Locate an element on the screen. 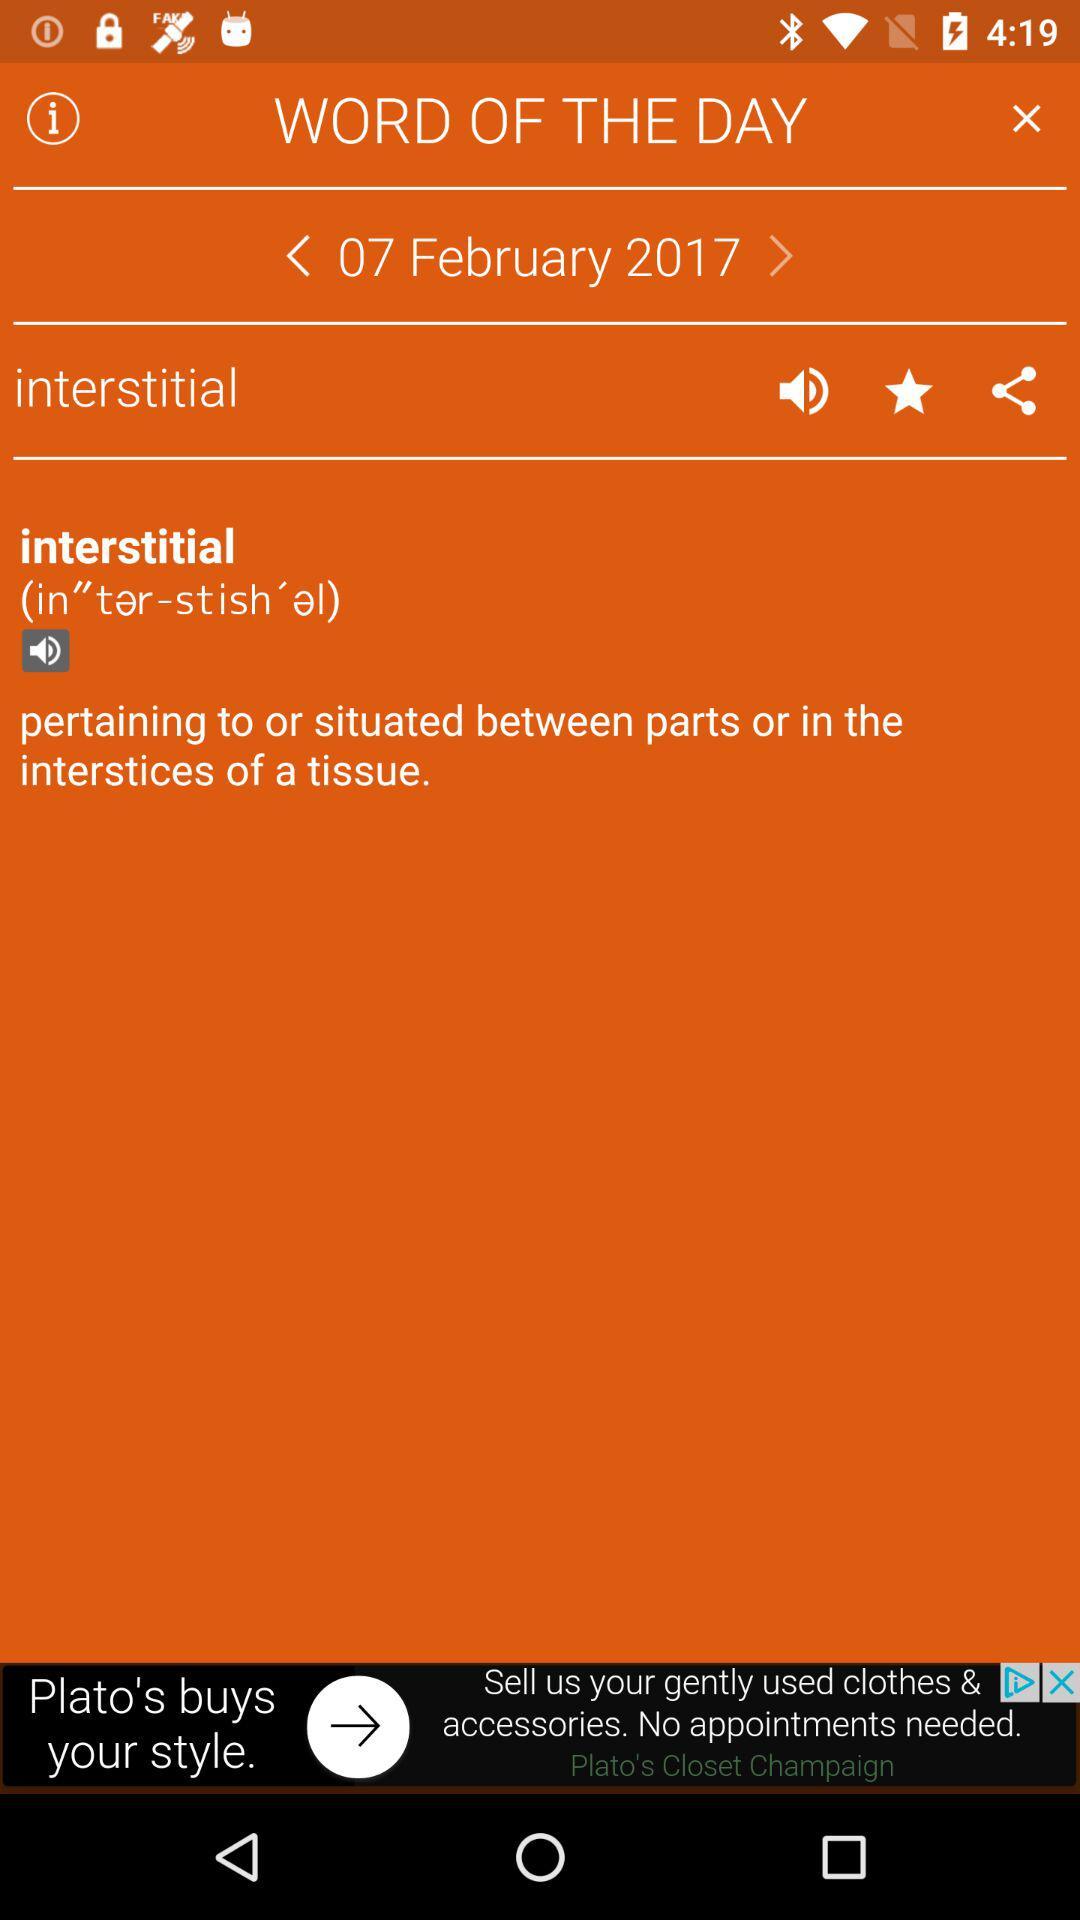  the option is located at coordinates (1026, 117).